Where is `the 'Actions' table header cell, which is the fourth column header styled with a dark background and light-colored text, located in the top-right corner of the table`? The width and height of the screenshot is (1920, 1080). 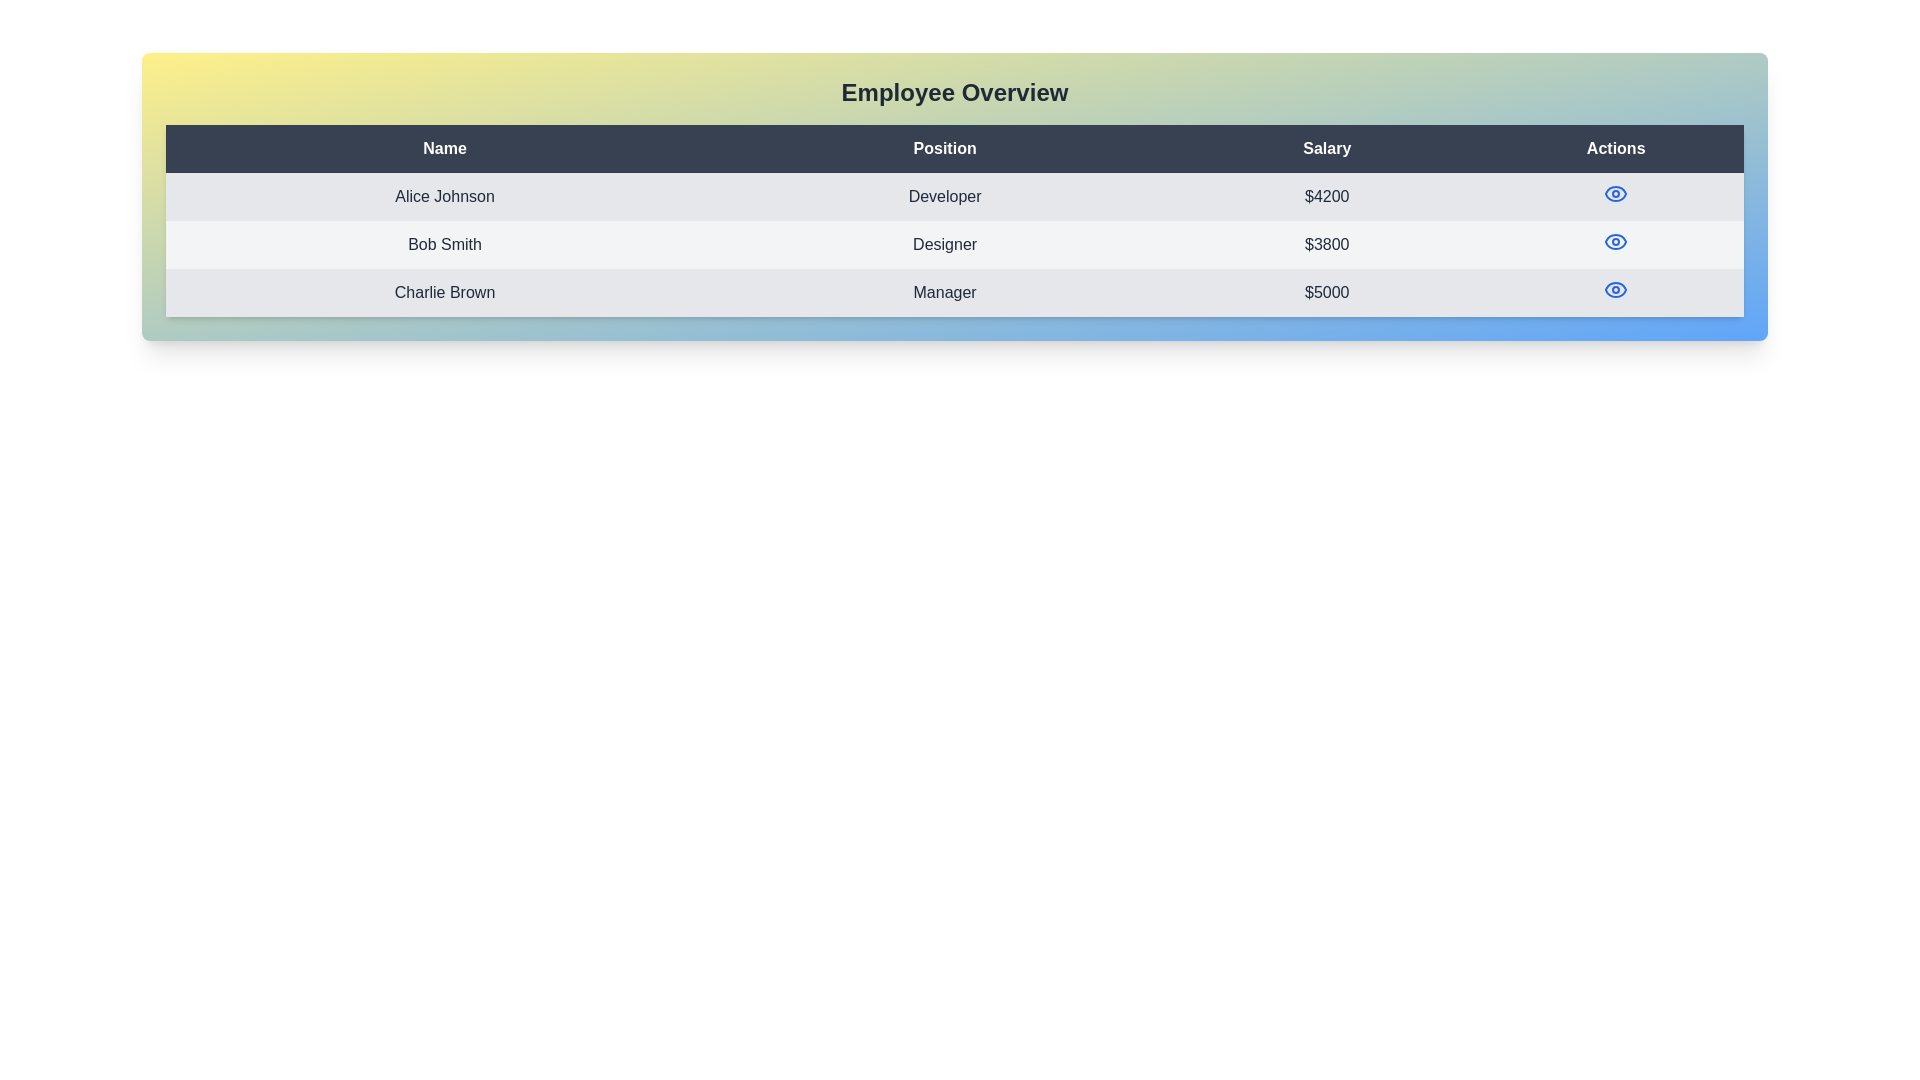
the 'Actions' table header cell, which is the fourth column header styled with a dark background and light-colored text, located in the top-right corner of the table is located at coordinates (1616, 148).